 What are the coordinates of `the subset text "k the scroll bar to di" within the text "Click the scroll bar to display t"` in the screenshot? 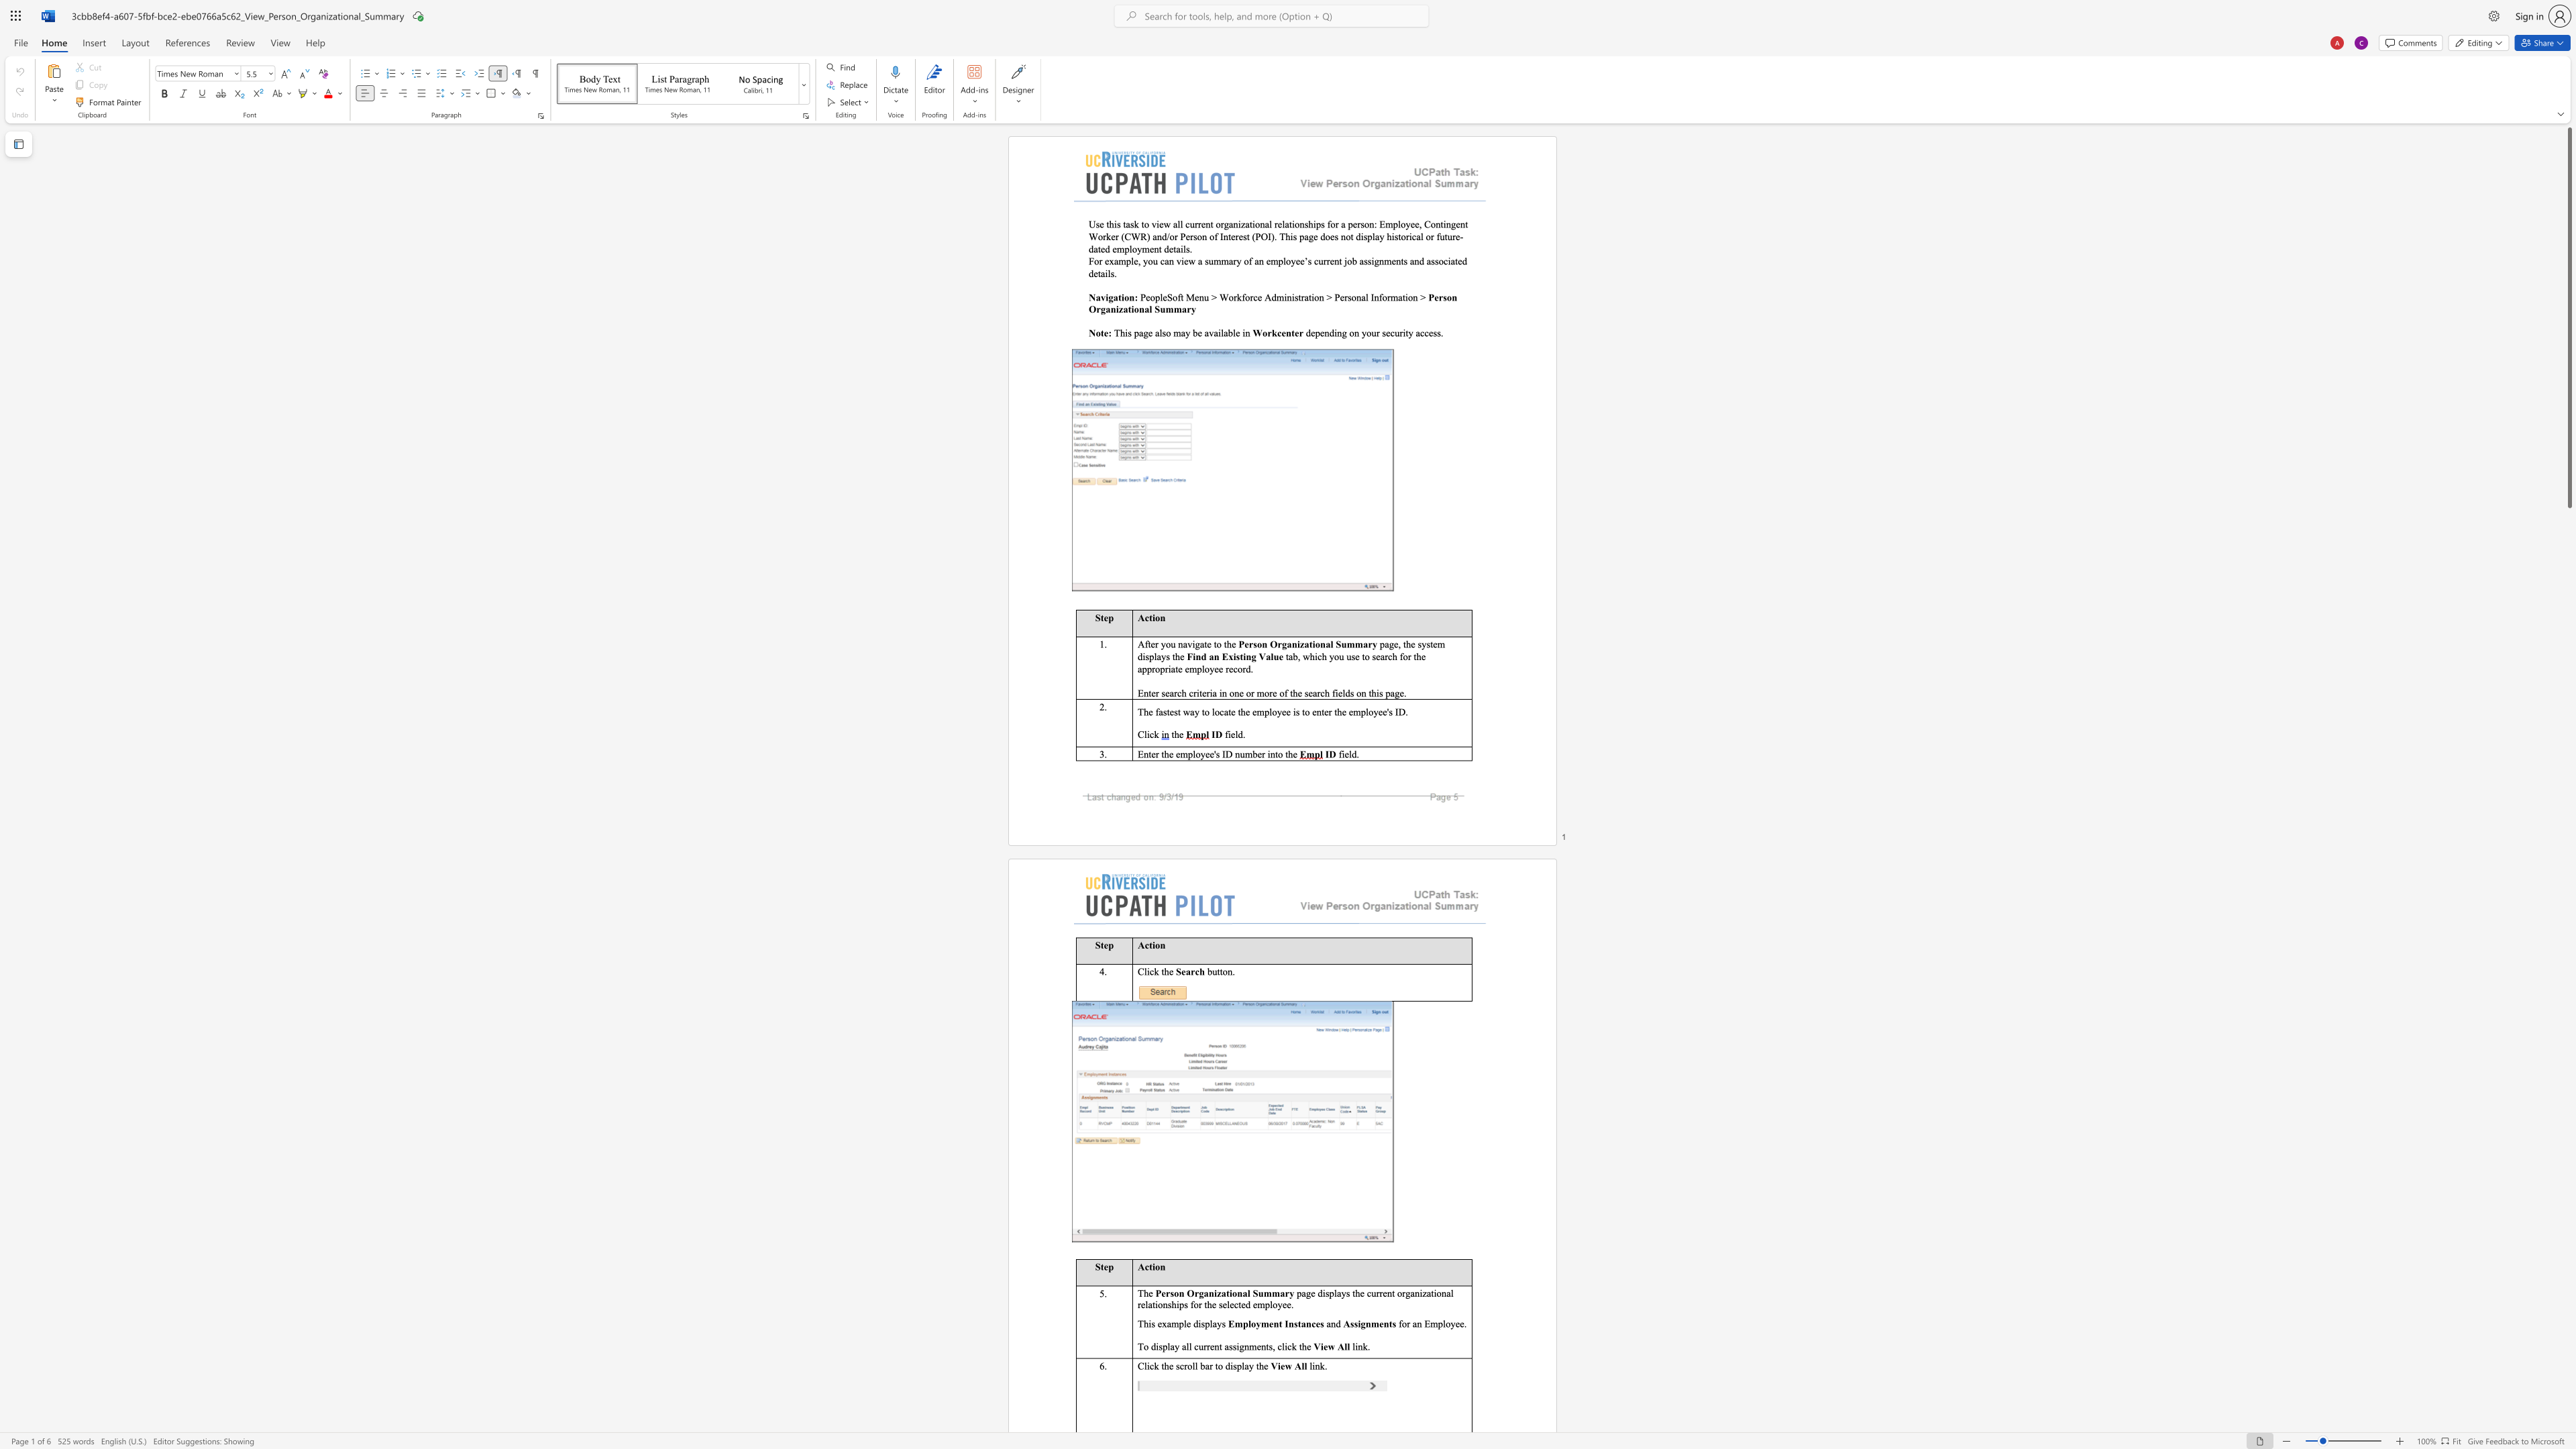 It's located at (1153, 1364).